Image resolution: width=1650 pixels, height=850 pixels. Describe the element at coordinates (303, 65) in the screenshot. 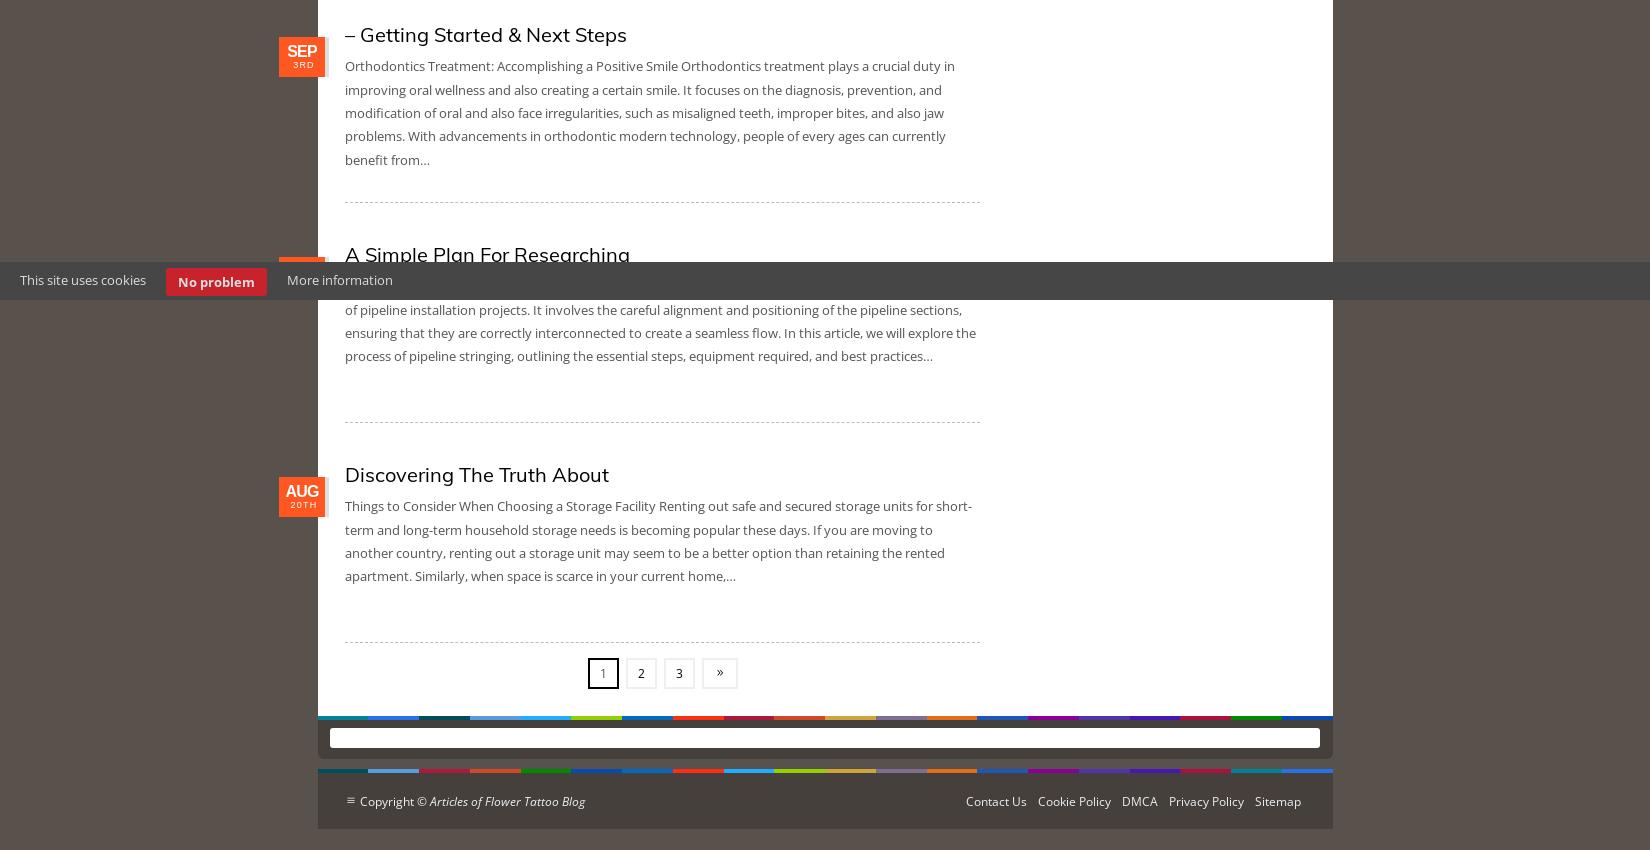

I see `'3rd'` at that location.